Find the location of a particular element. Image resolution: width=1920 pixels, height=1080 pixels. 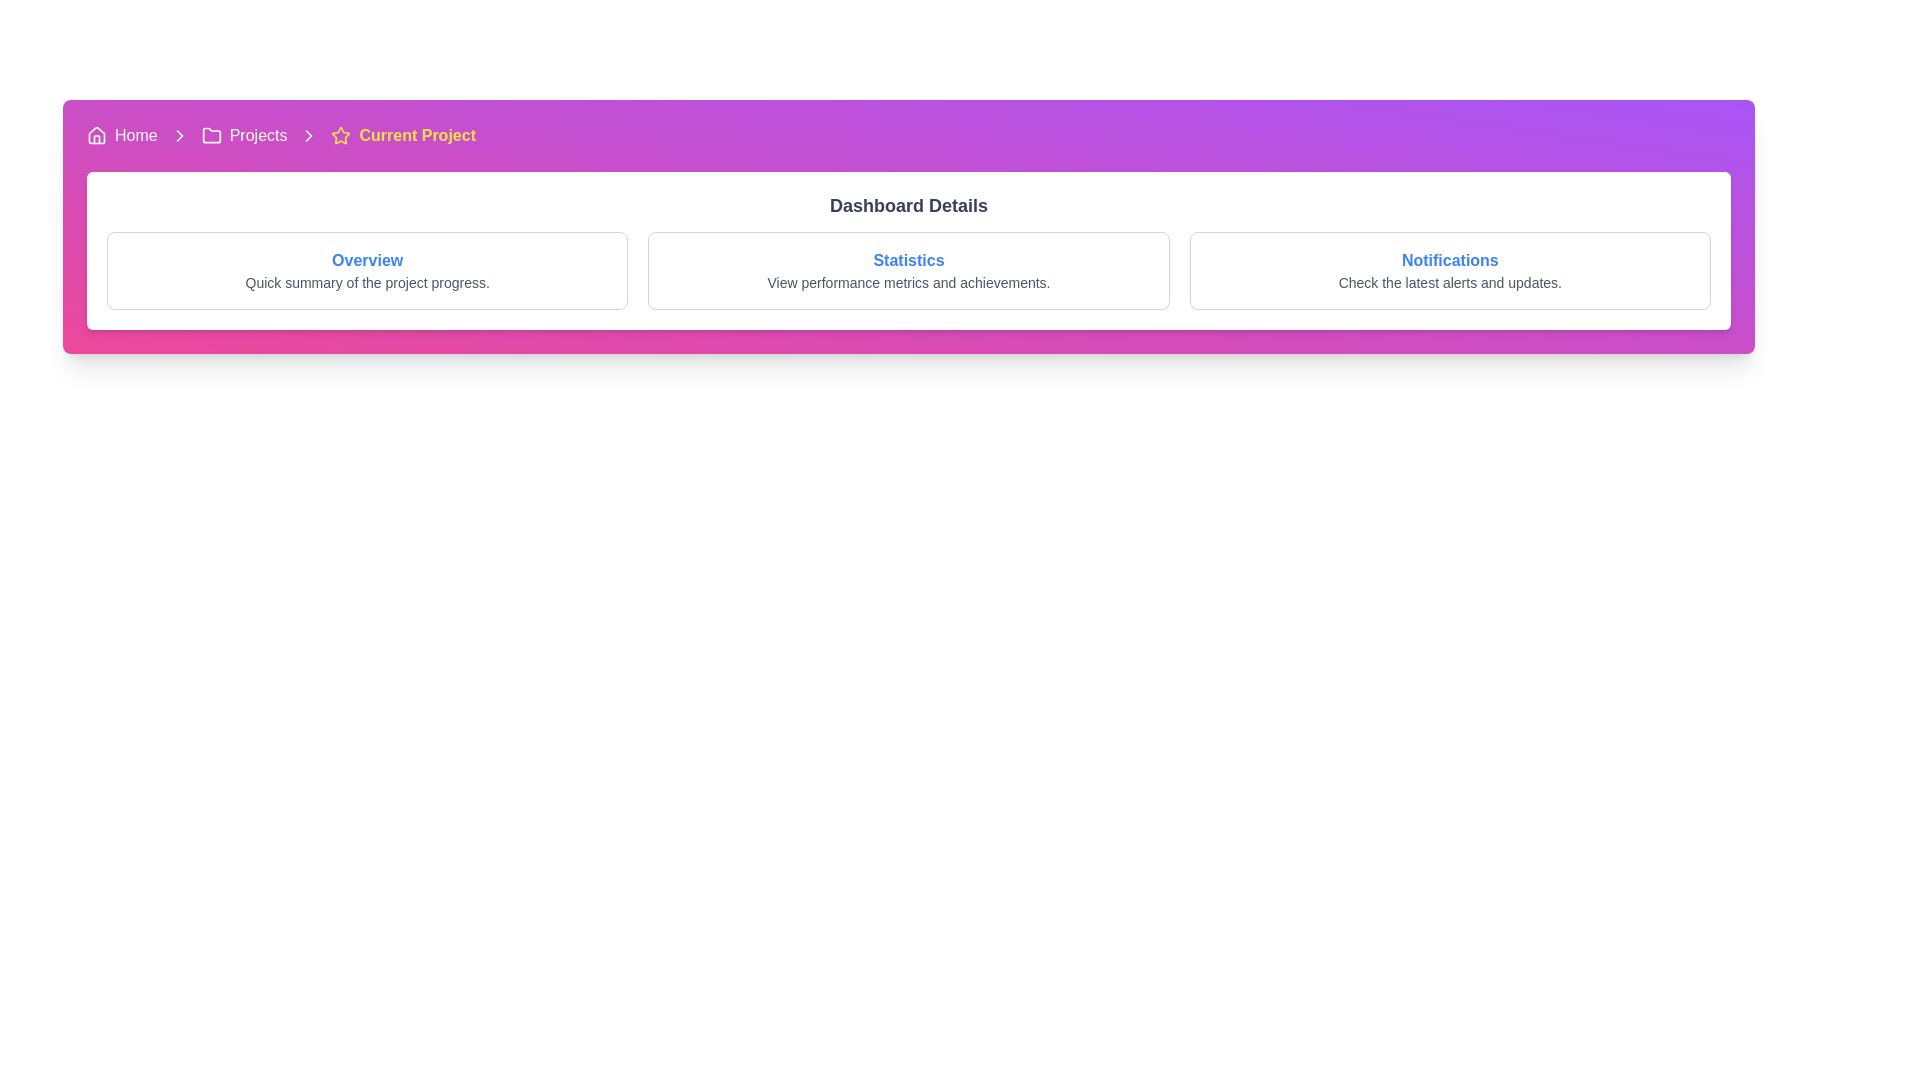

title label located at the center of the second section, which is flanked by 'Overview' and 'Notifications', to understand the section's purpose is located at coordinates (907, 260).